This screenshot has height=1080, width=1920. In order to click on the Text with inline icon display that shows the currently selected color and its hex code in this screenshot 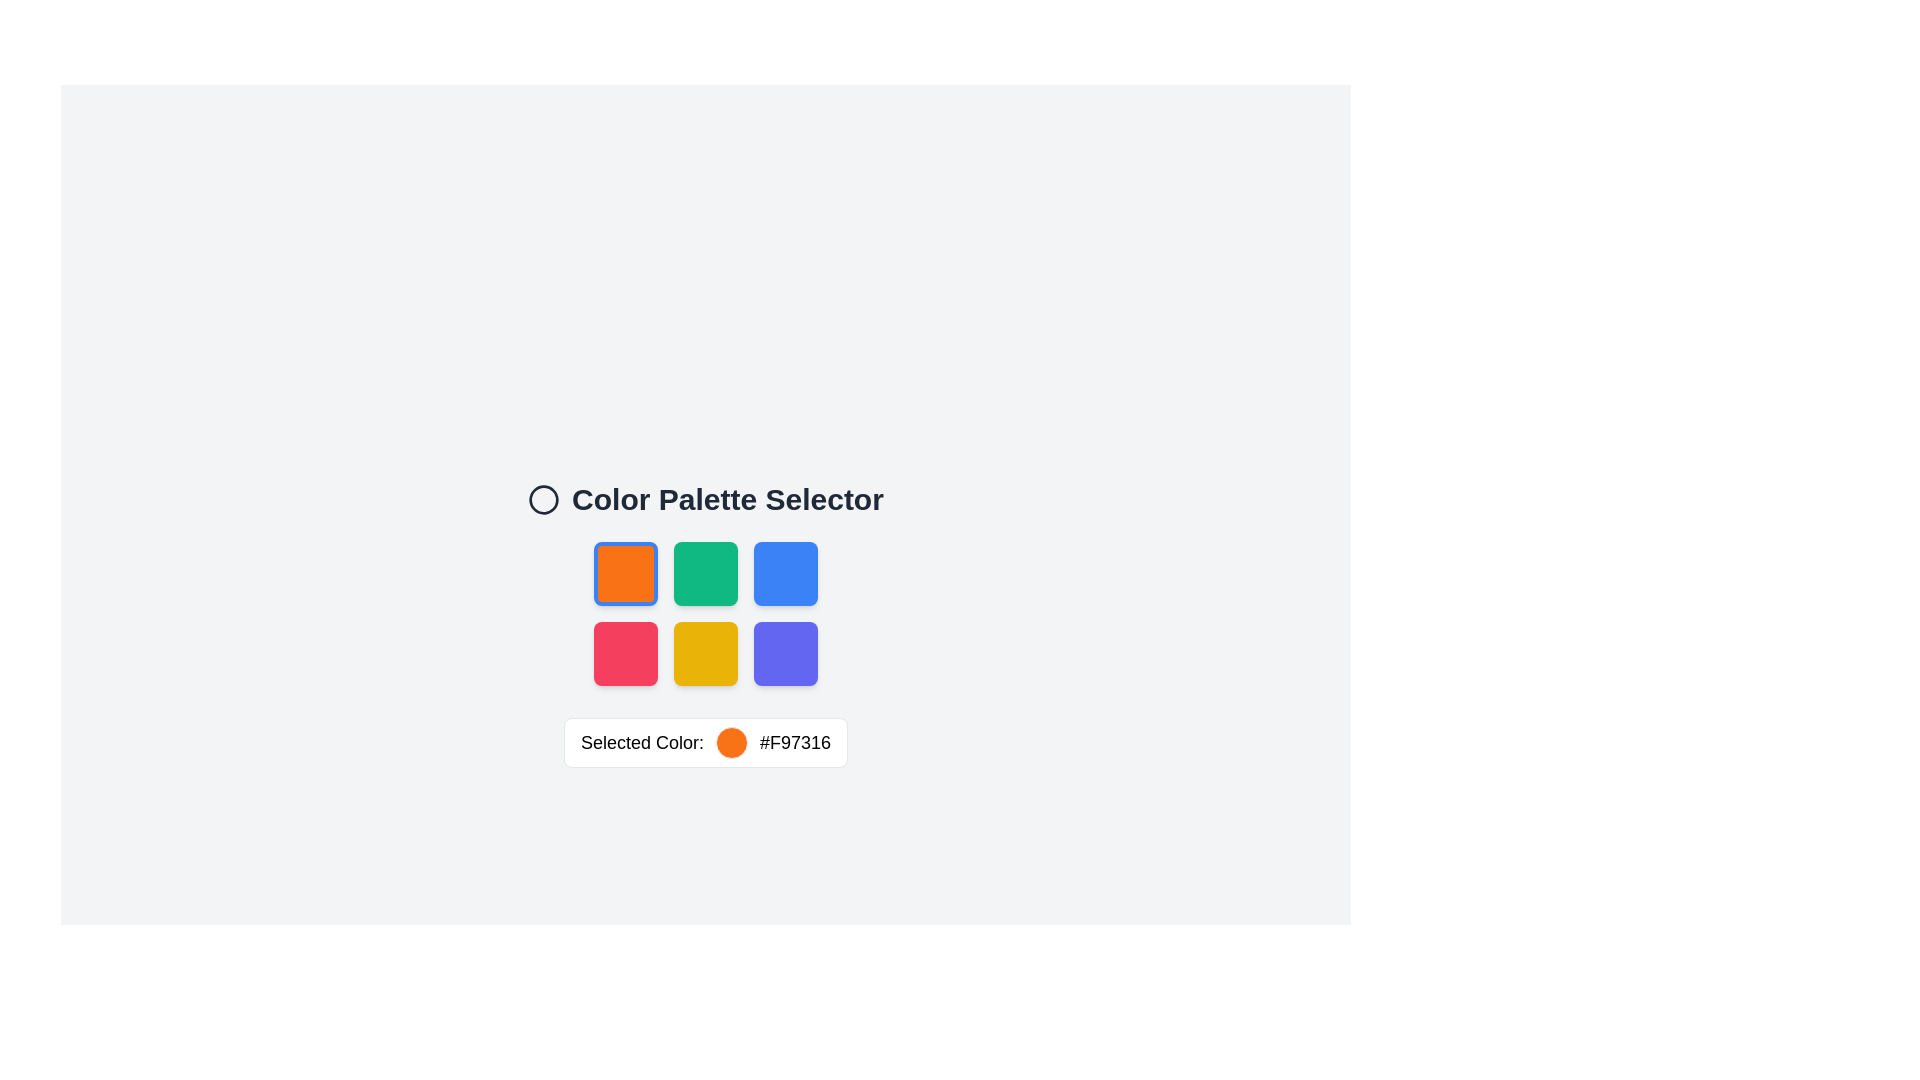, I will do `click(705, 743)`.